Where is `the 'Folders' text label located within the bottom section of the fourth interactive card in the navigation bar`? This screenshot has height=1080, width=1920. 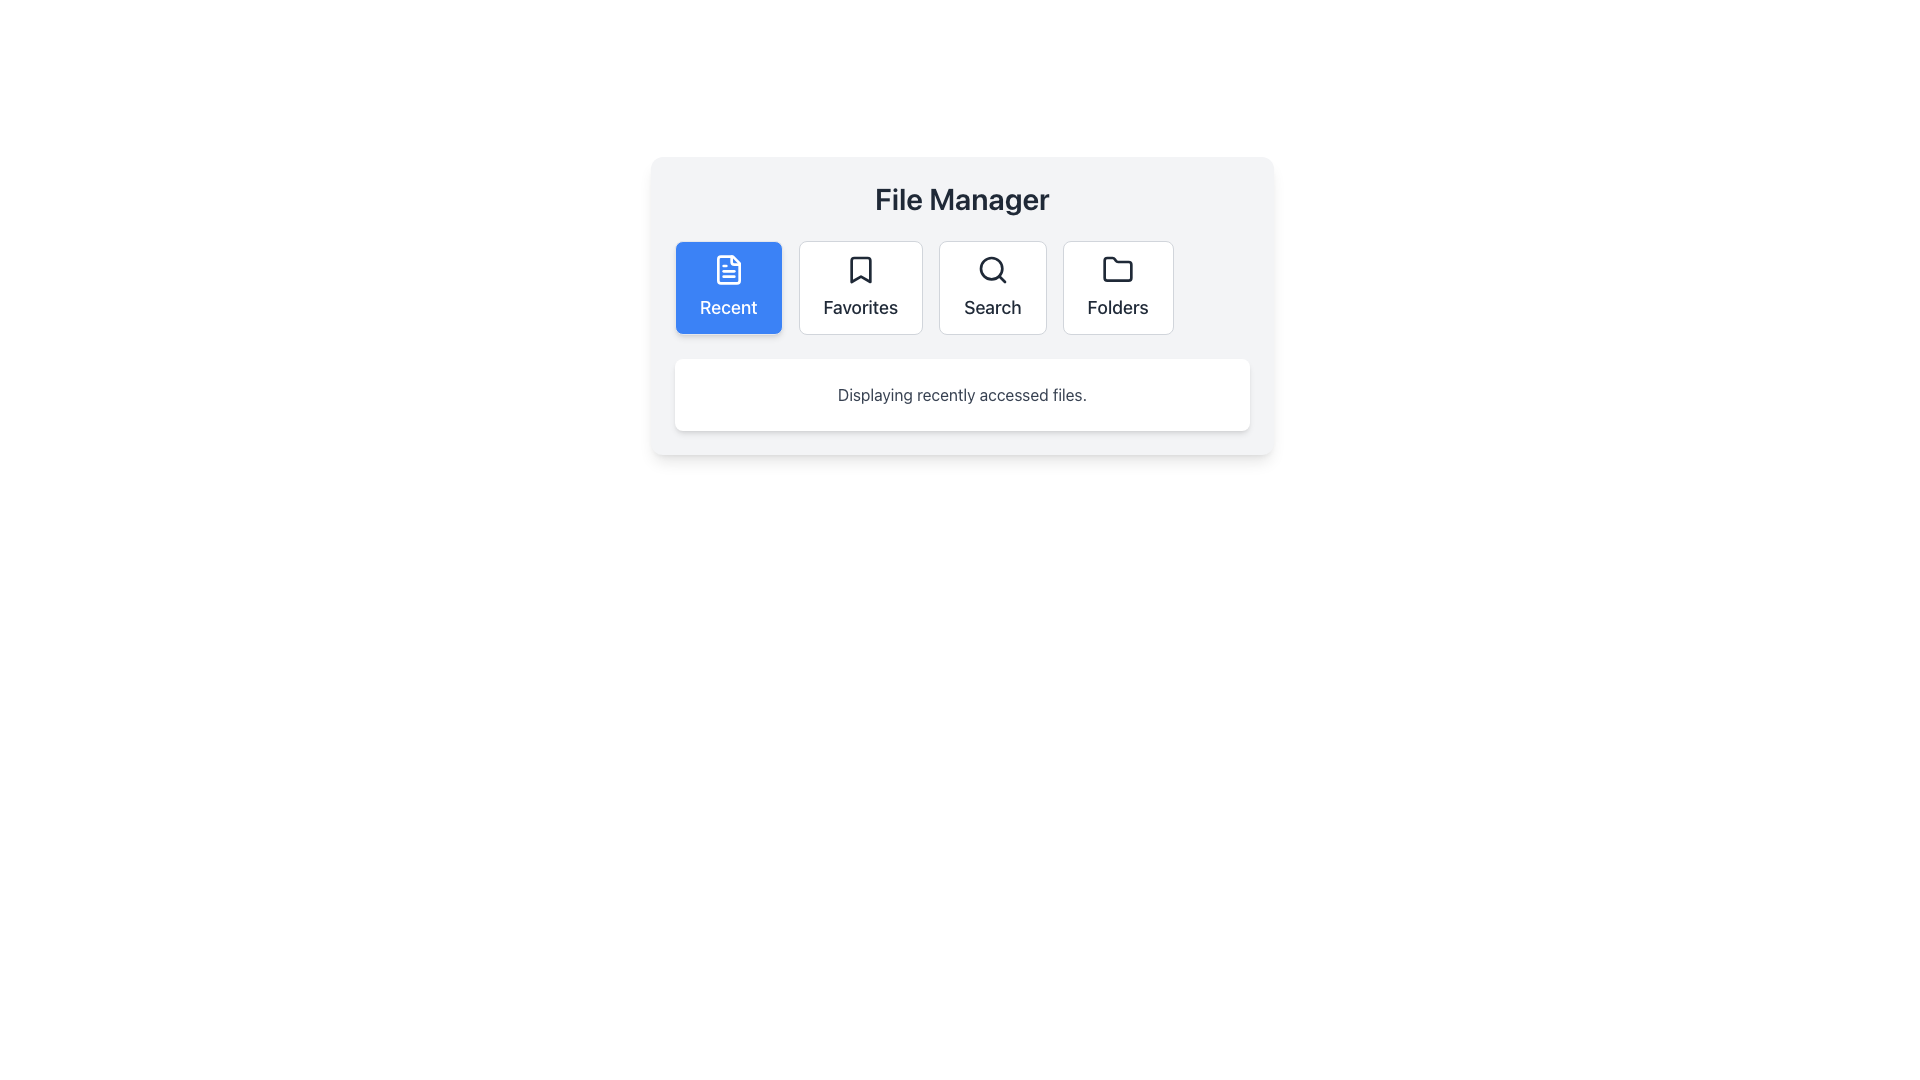 the 'Folders' text label located within the bottom section of the fourth interactive card in the navigation bar is located at coordinates (1117, 308).